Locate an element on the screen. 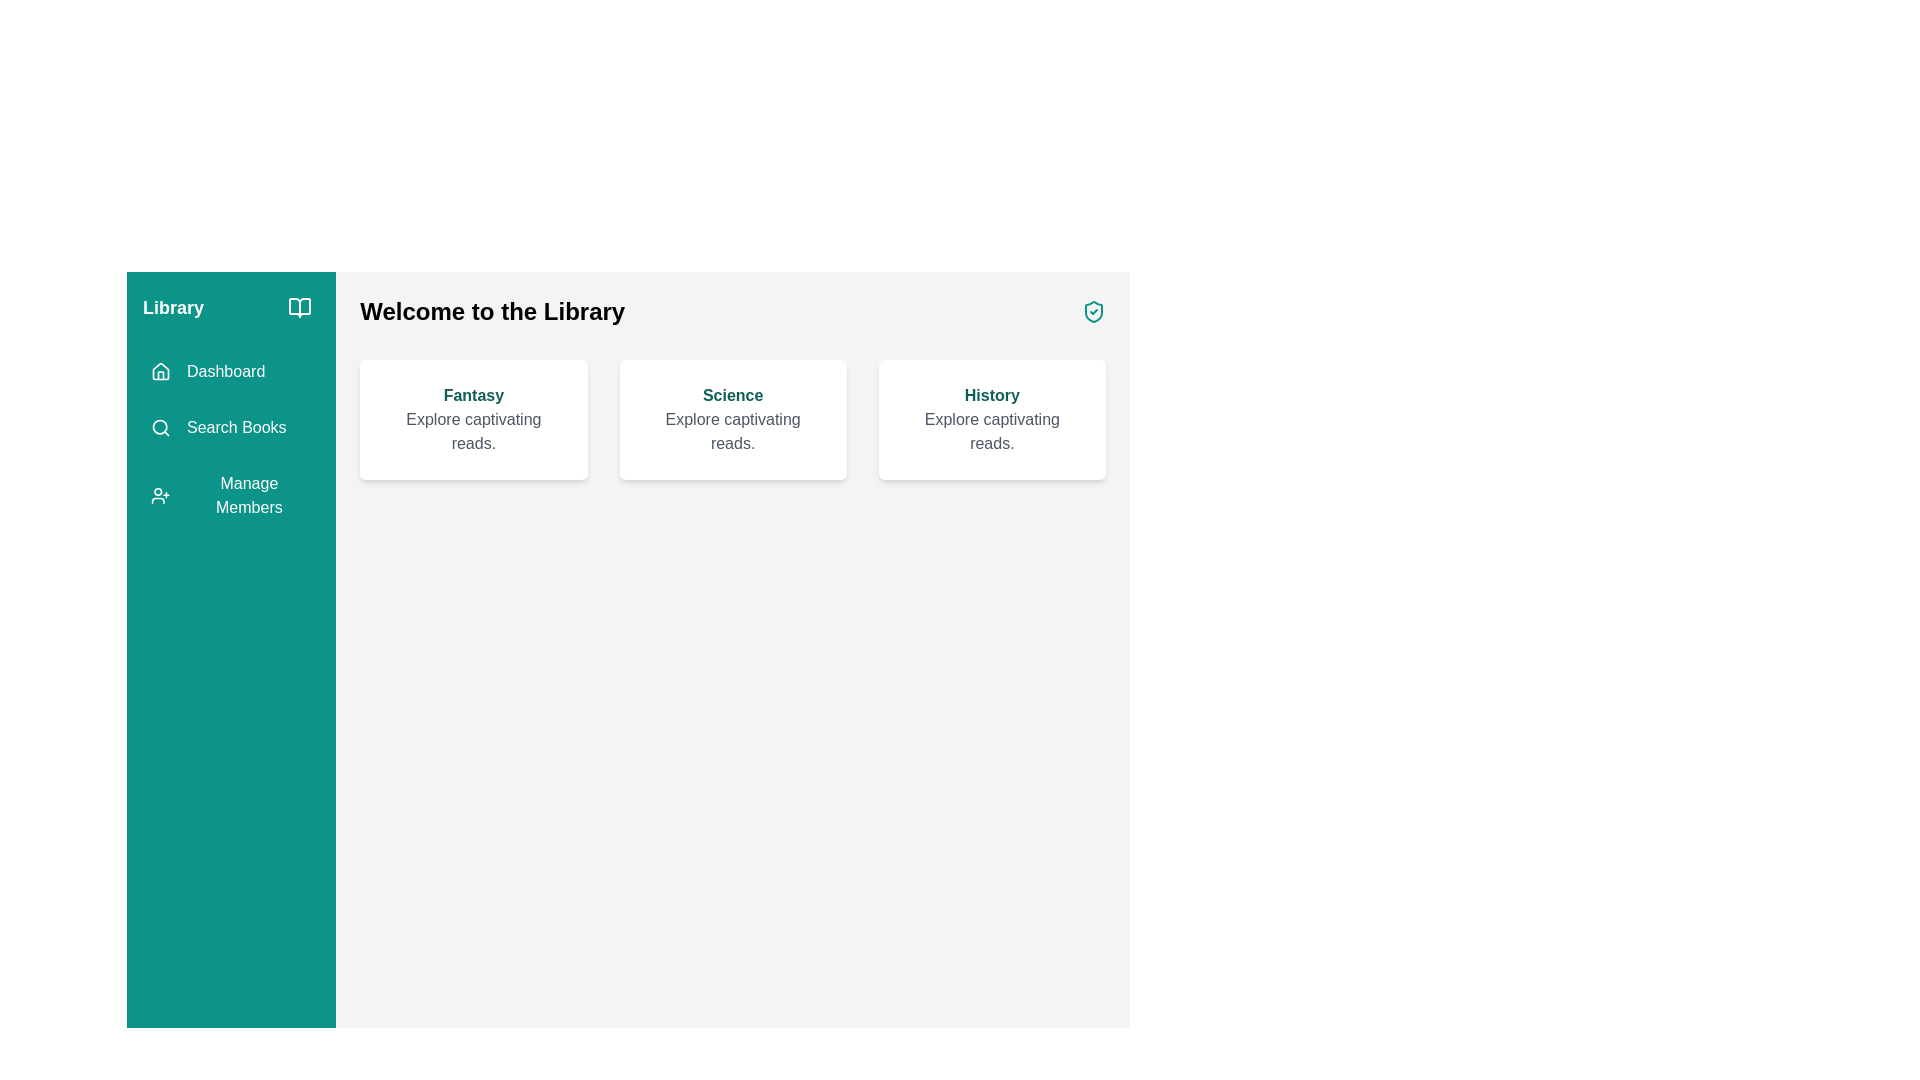 The width and height of the screenshot is (1920, 1080). the 'Search Books' button, which is a teal button with rounded corners located below the 'Dashboard' item in the left sidebar is located at coordinates (218, 427).